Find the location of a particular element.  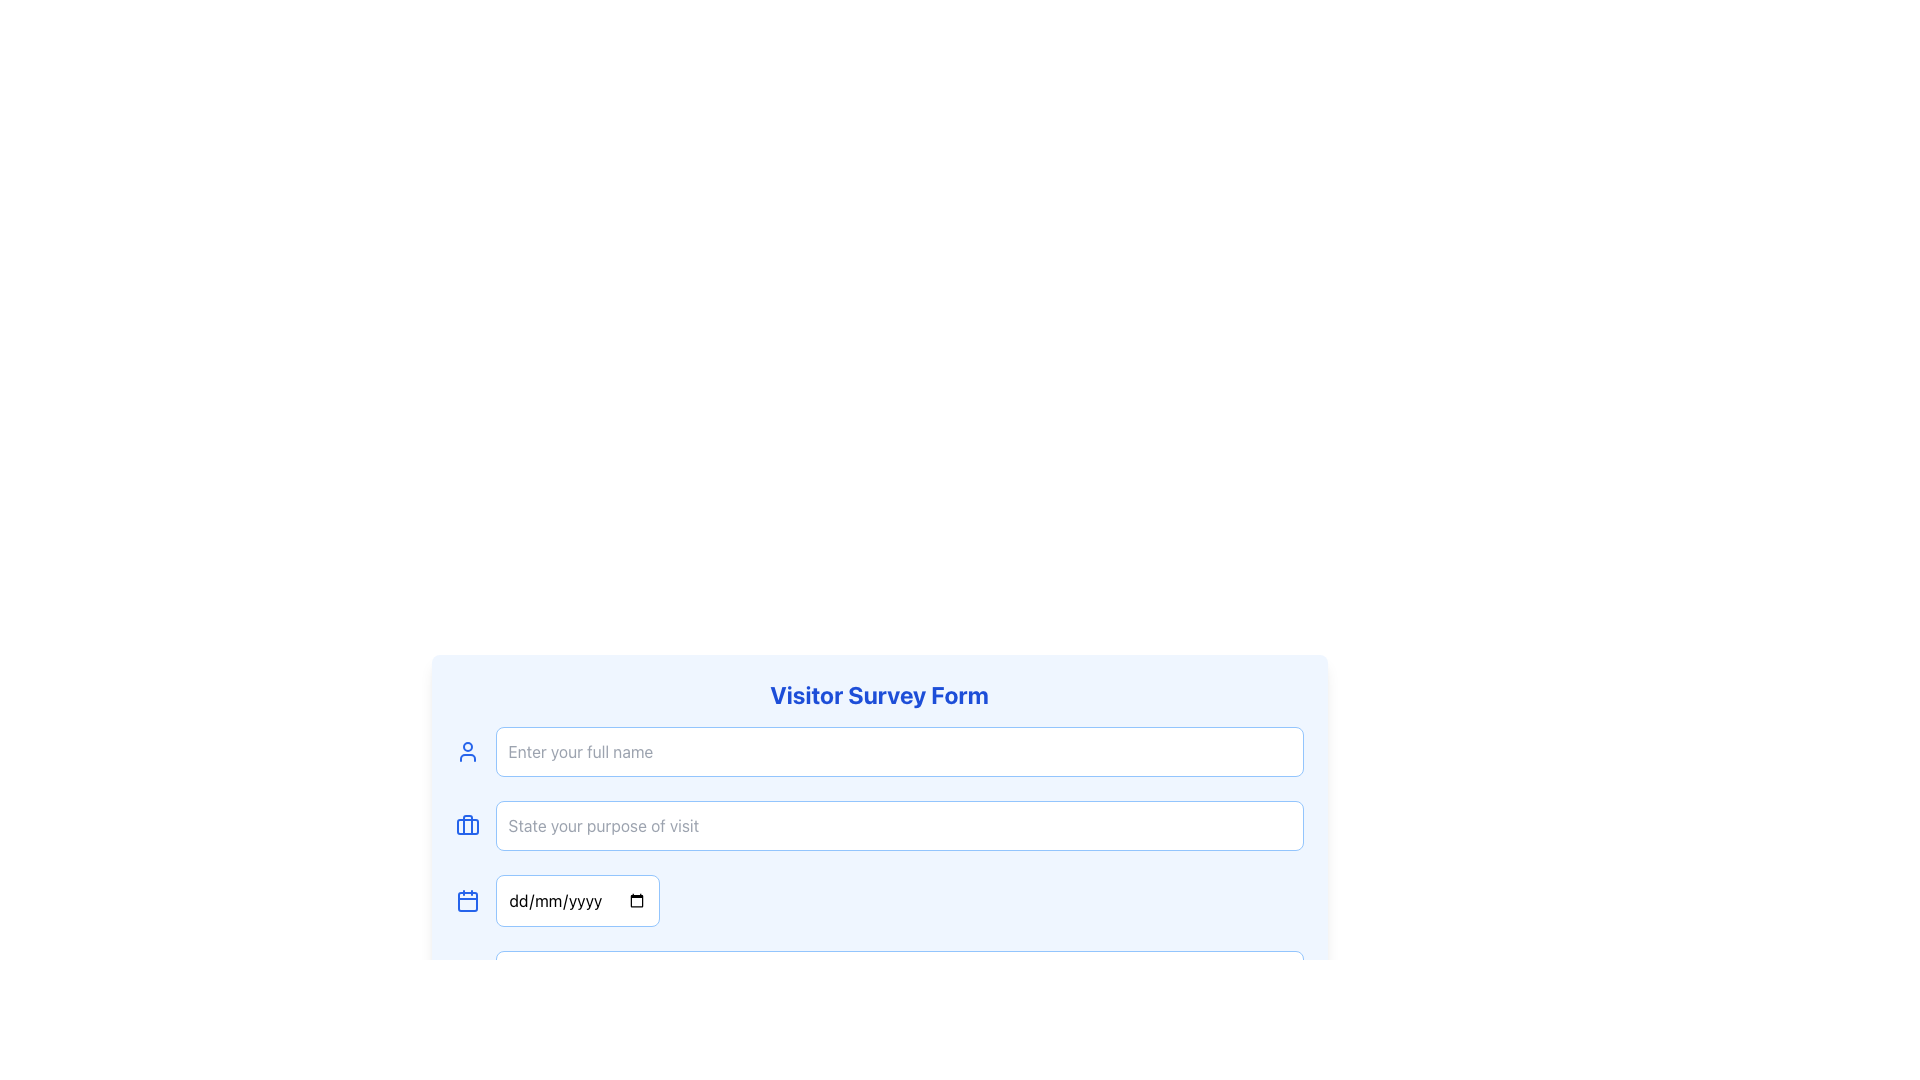

the user profile icon, which is a small blue silhouette icon located to the left of the 'Enter your full name' text input box is located at coordinates (466, 752).